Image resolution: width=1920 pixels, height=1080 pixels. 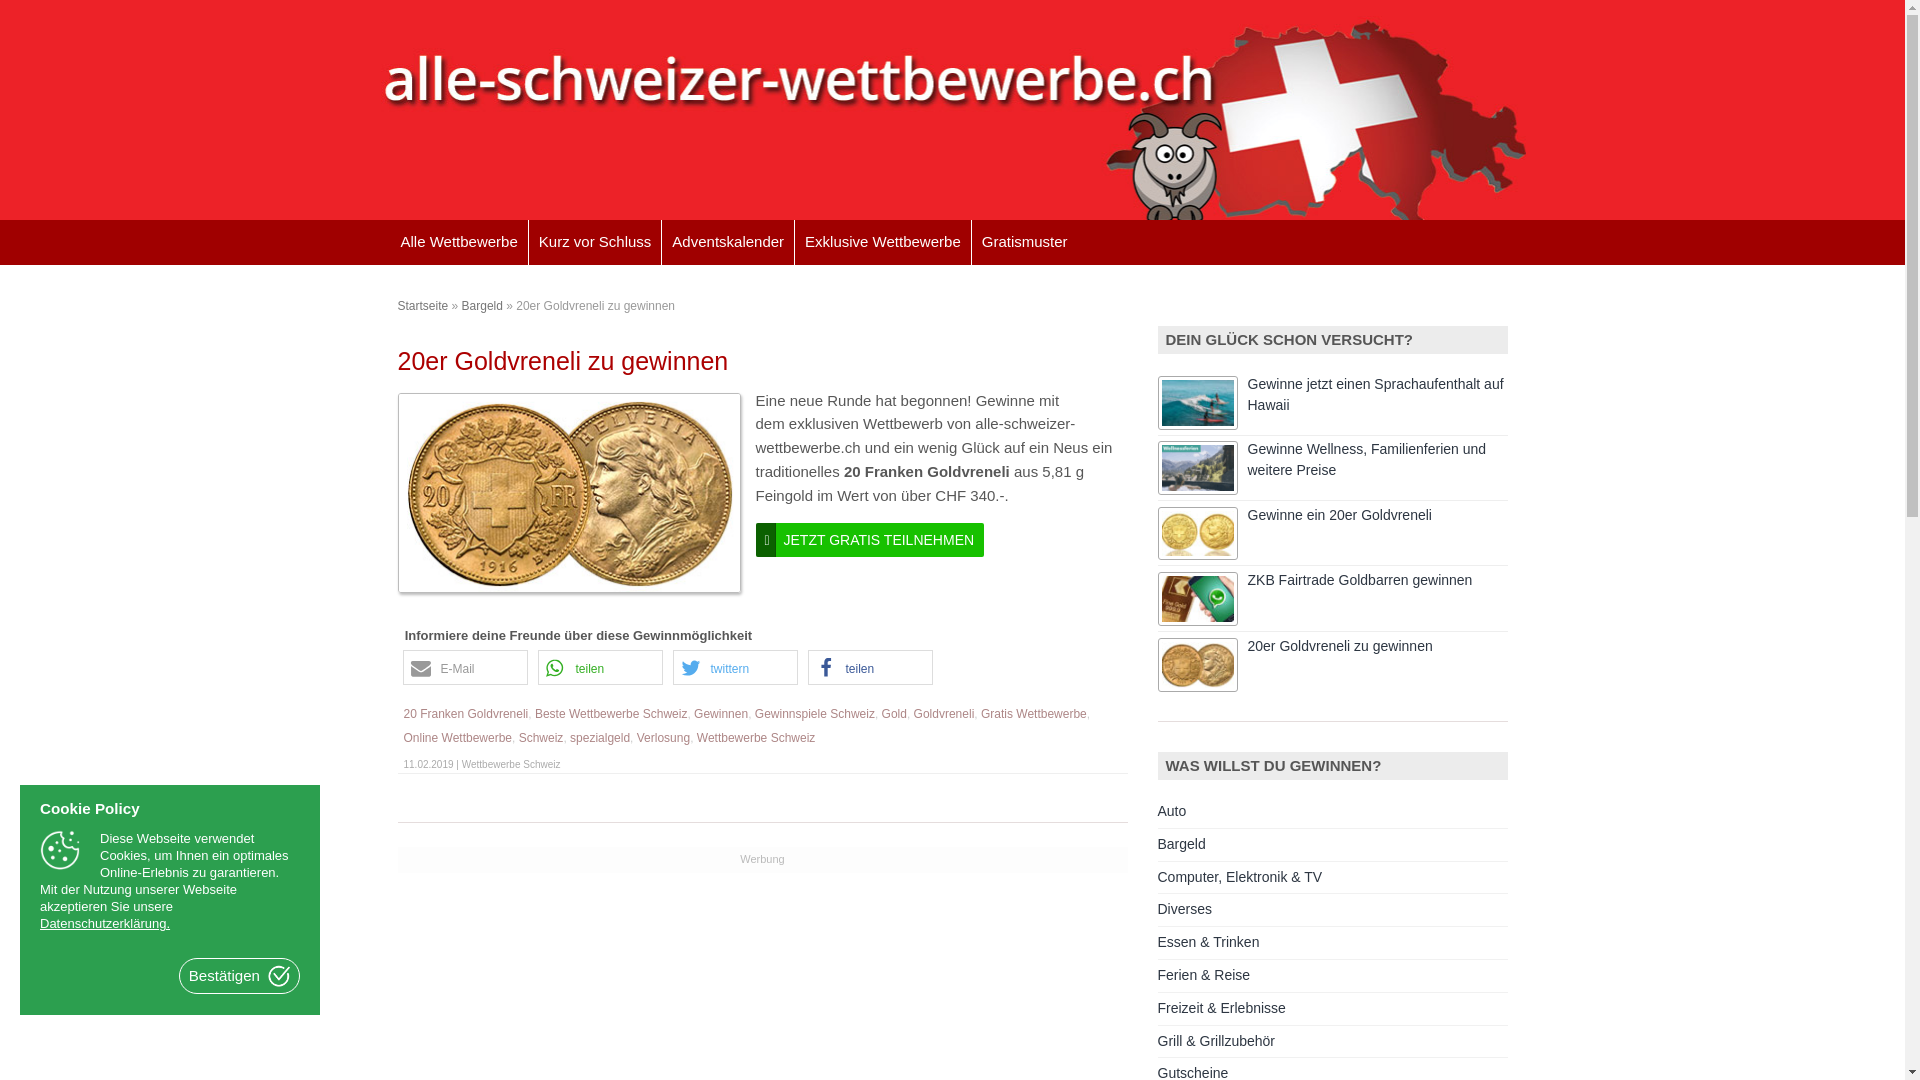 I want to click on 'Essen & Trinken', so click(x=1208, y=941).